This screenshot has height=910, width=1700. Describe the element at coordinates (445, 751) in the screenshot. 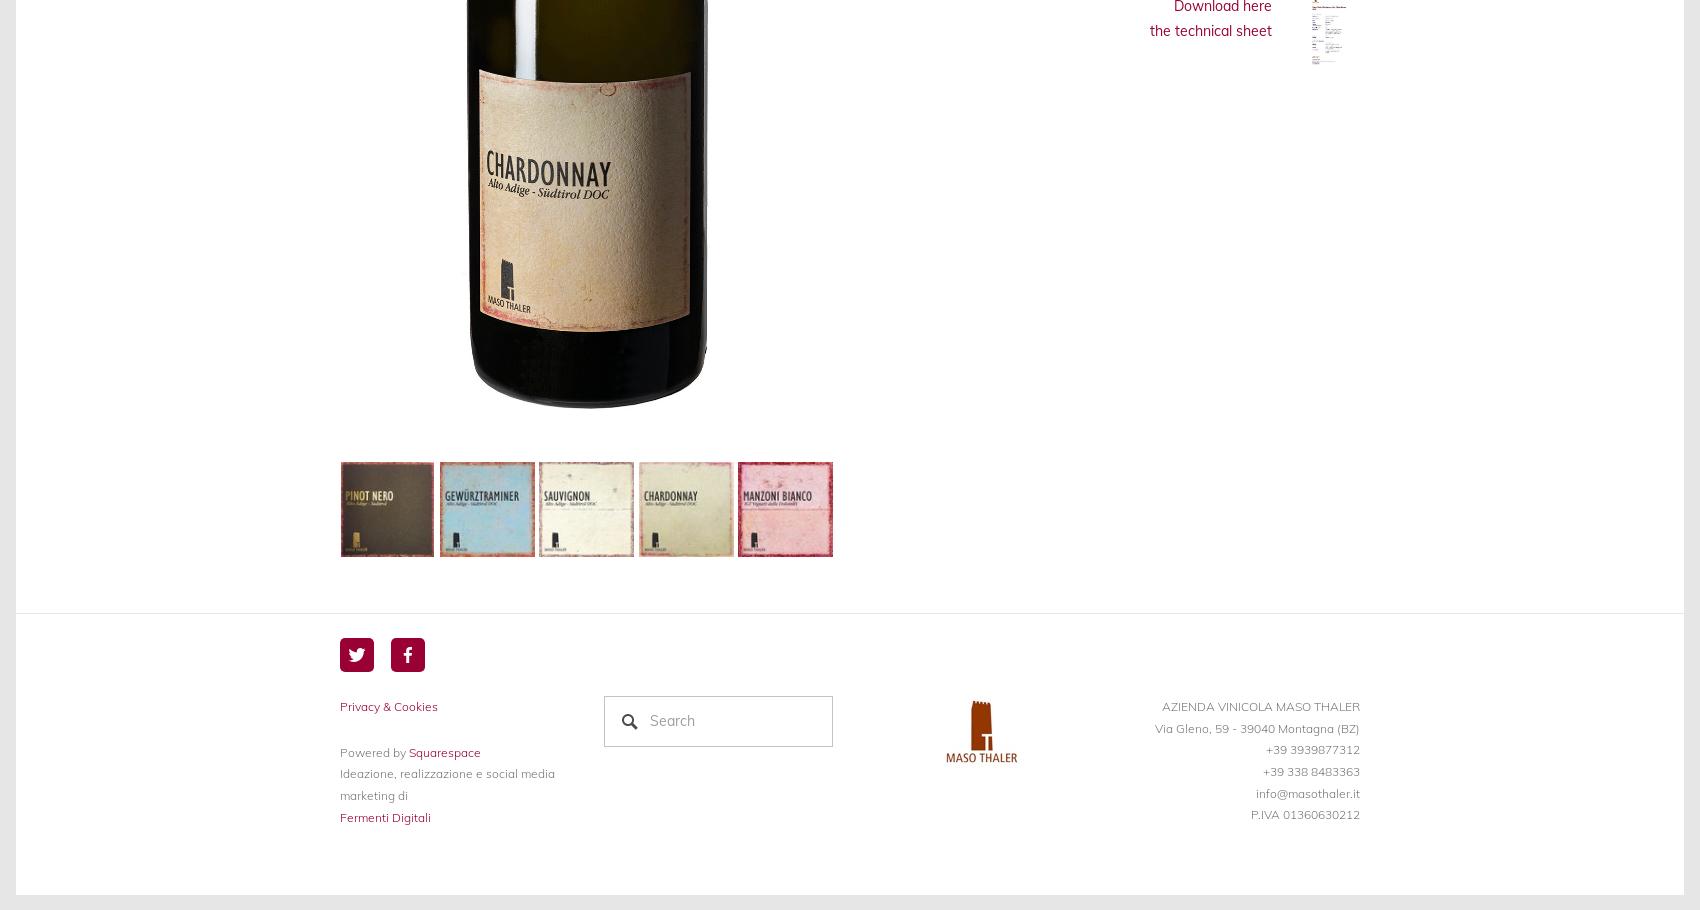

I see `'Squarespace'` at that location.